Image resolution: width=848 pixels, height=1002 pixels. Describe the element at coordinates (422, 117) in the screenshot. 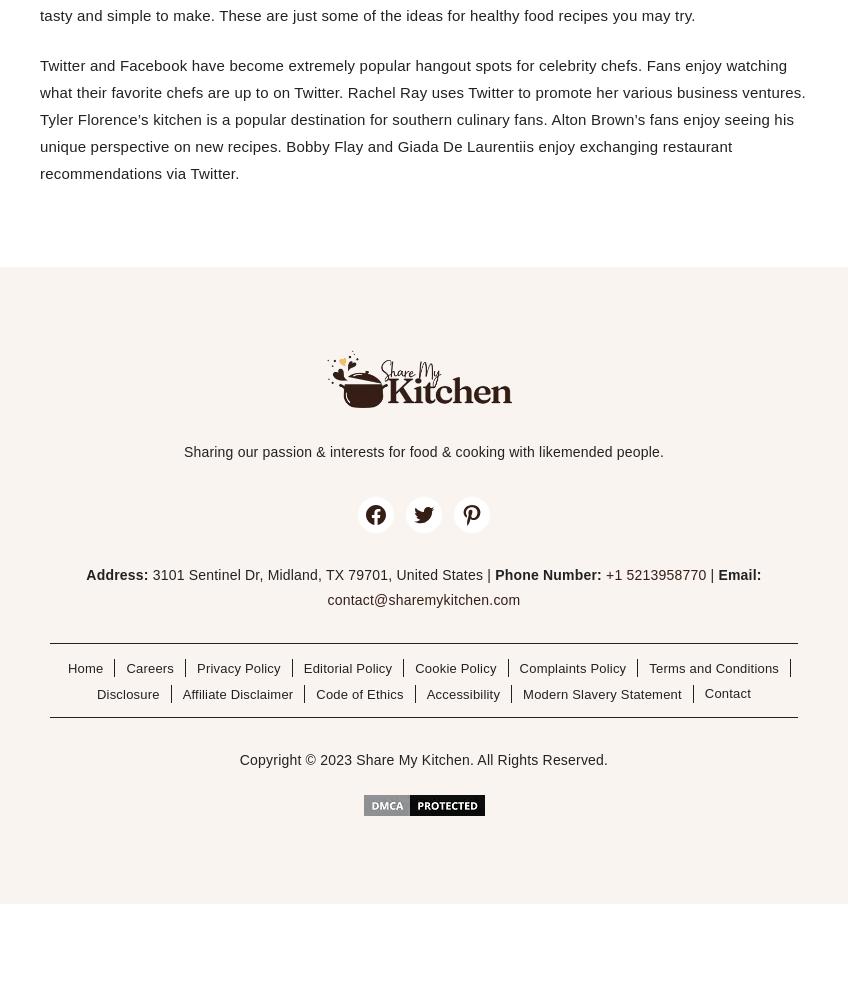

I see `'Twitter and Facebook have become extremely popular hangout spots for celebrity chefs. Fans enjoy watching what their favorite chefs are up to on Twitter. Rachel Ray uses Twitter to promote her various business ventures. Tyler Florence’s kitchen is a popular destination for southern culinary fans. Alton Brown’s fans enjoy seeing his unique perspective on new recipes. Bobby Flay and Giada De Laurentiis enjoy exchanging restaurant recommendations via Twitter.'` at that location.